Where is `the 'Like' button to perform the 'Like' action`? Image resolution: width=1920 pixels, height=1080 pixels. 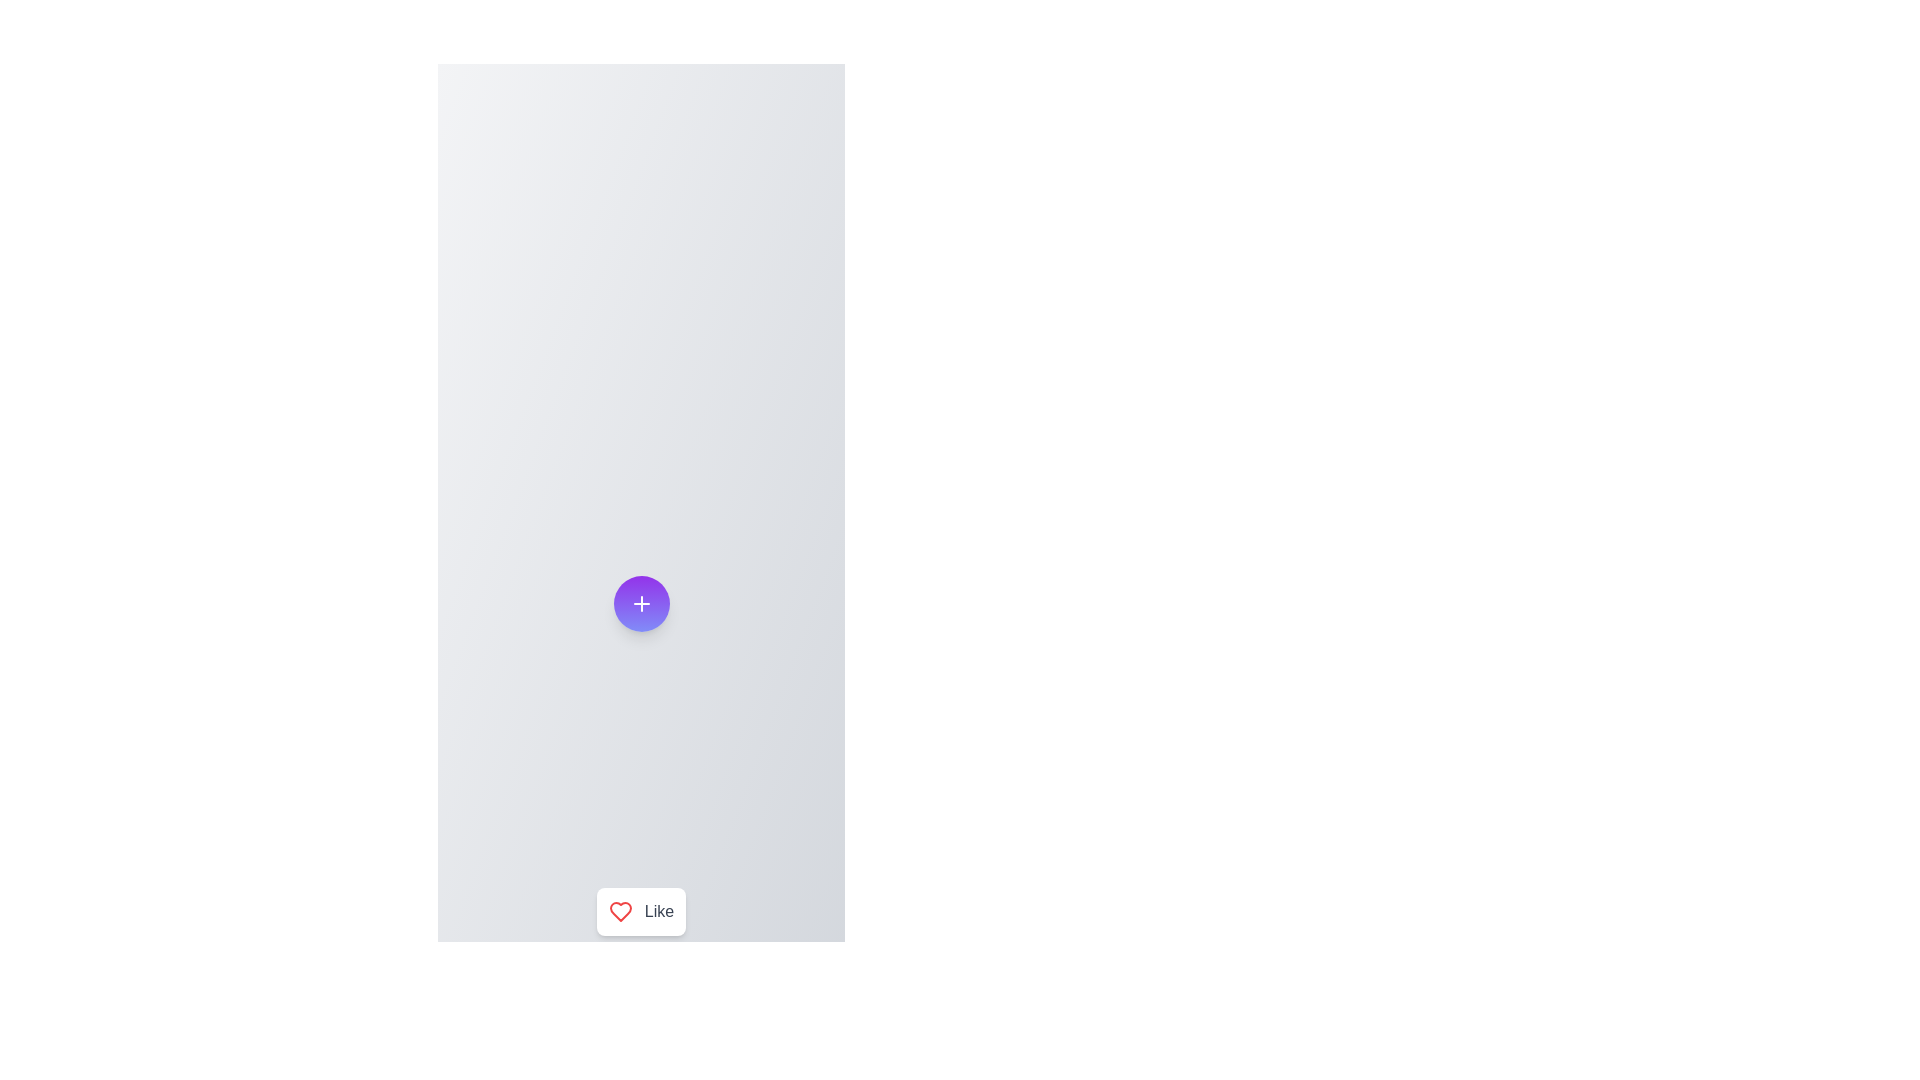 the 'Like' button to perform the 'Like' action is located at coordinates (641, 911).